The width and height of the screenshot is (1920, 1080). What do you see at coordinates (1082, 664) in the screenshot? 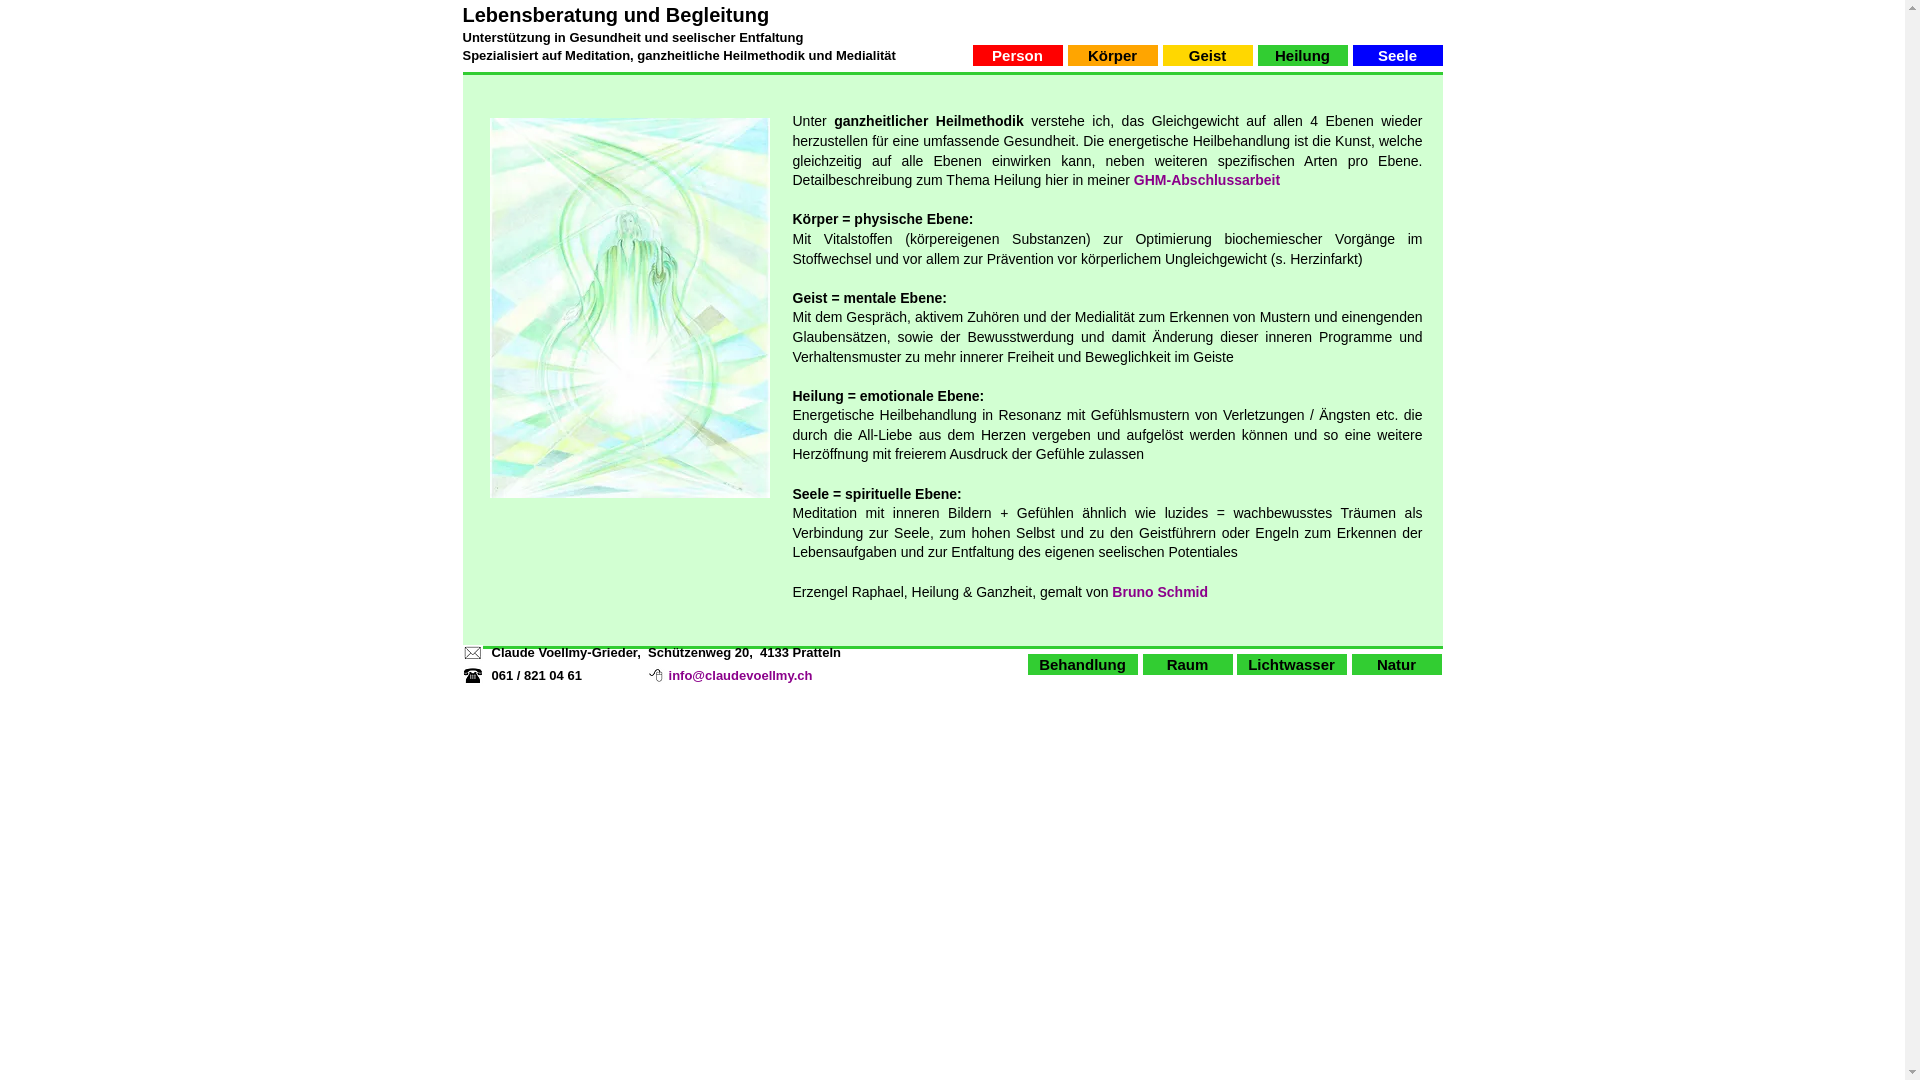
I see `'Behandlung'` at bounding box center [1082, 664].